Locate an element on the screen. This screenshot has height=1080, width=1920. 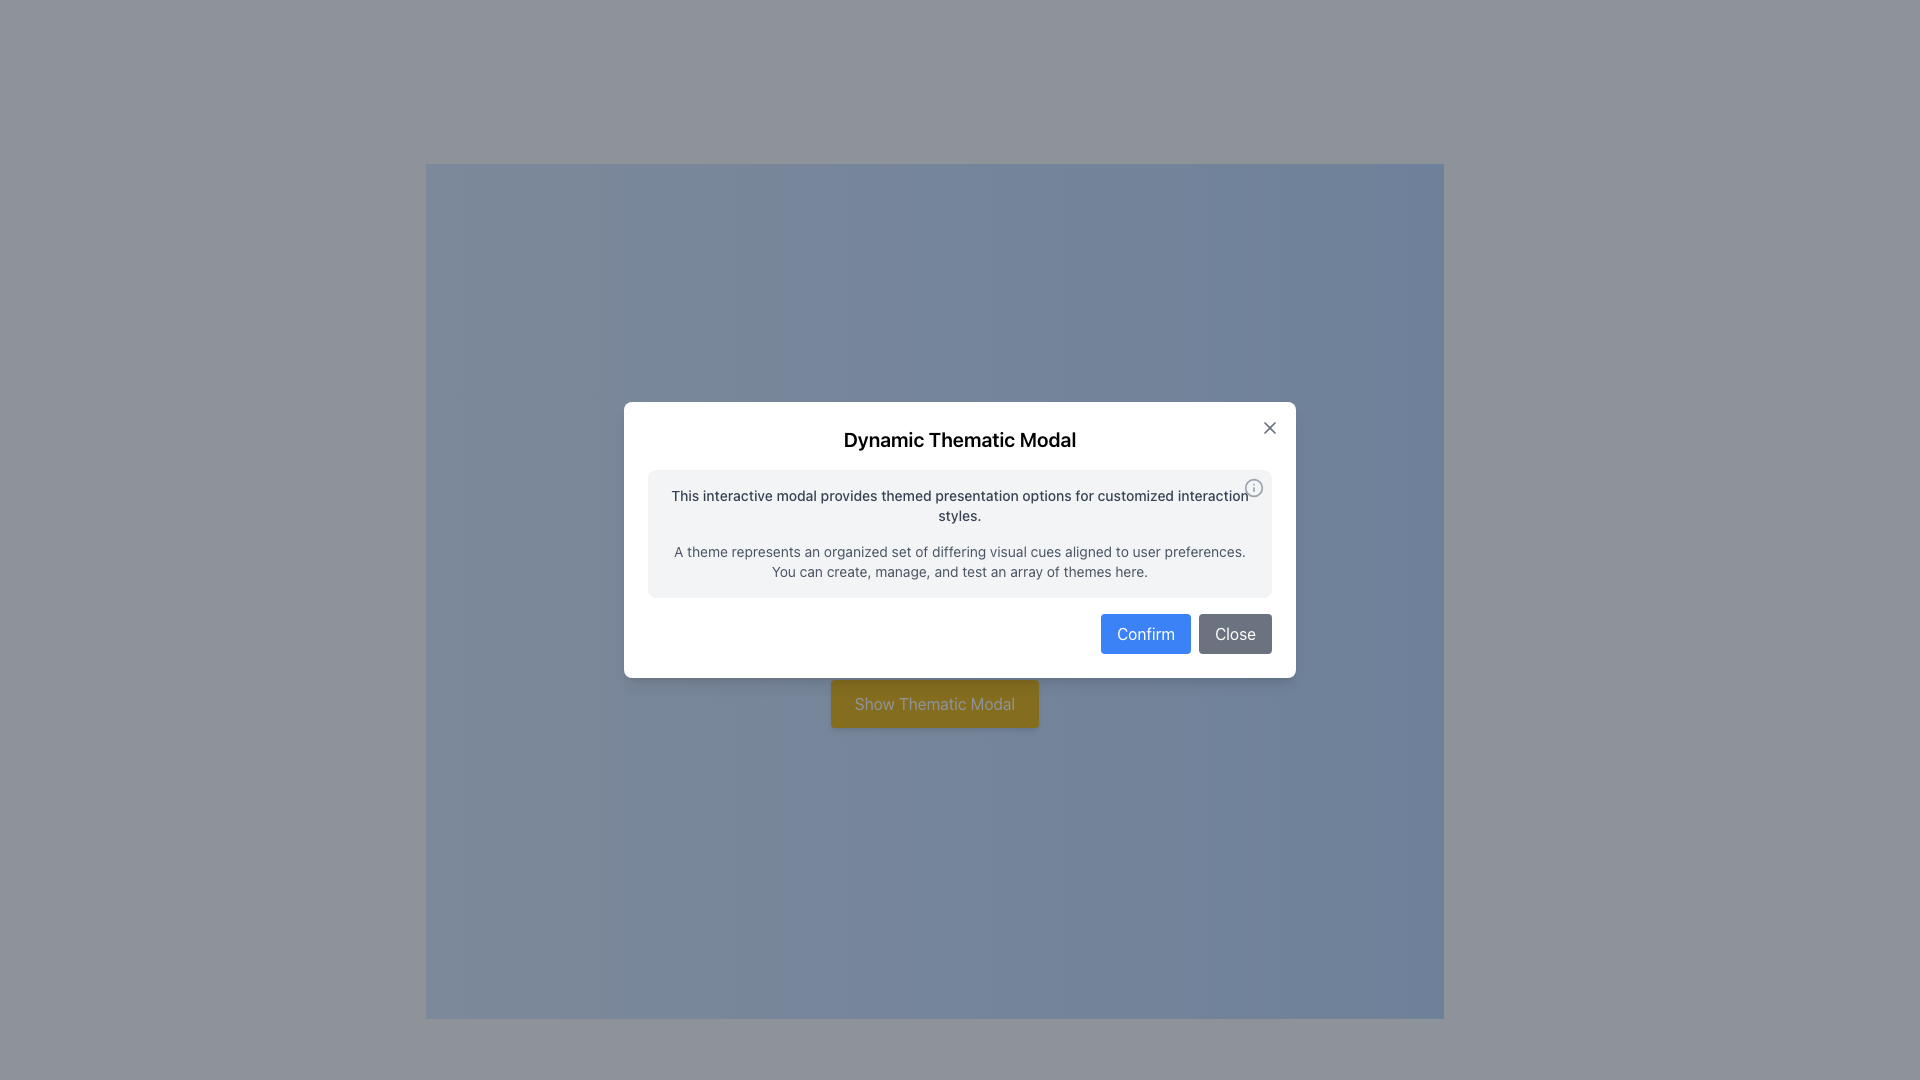
the close icon located at the top-right corner of the modal dialog box is located at coordinates (1269, 427).